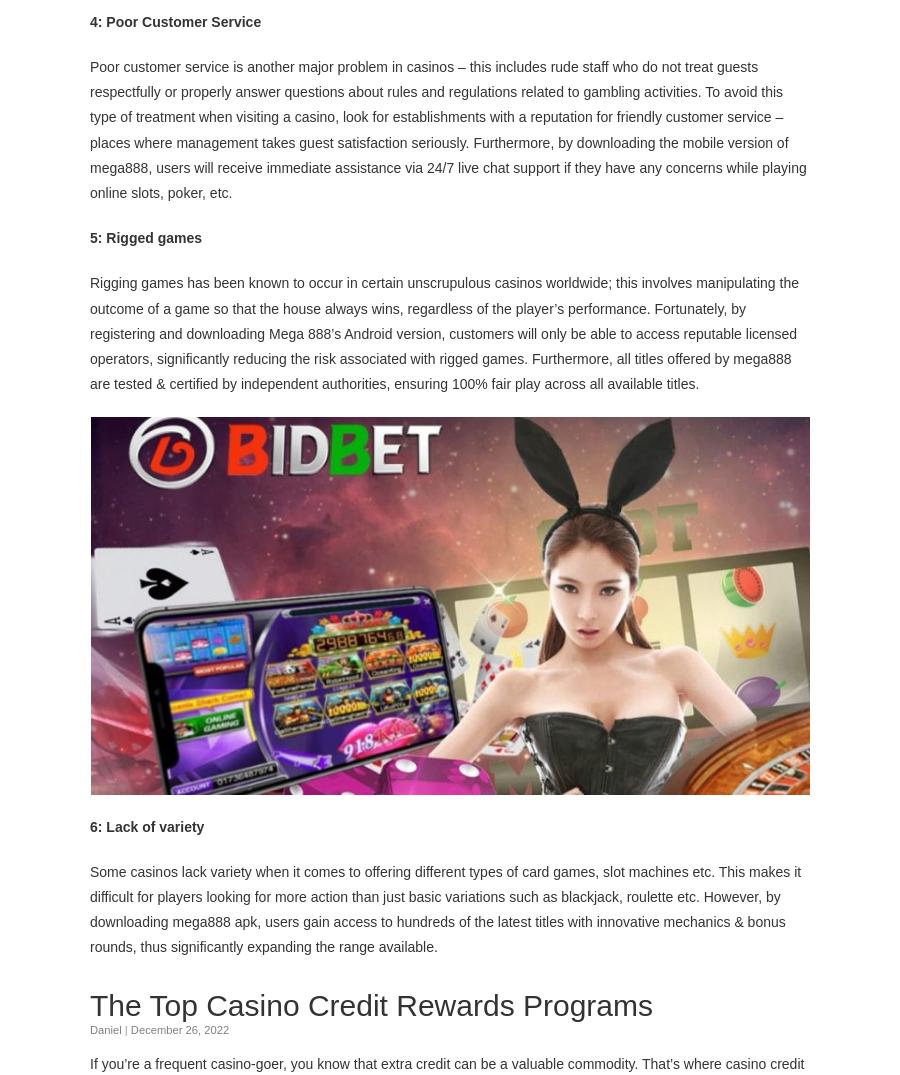 The width and height of the screenshot is (900, 1075). What do you see at coordinates (145, 237) in the screenshot?
I see `'5: Rigged games'` at bounding box center [145, 237].